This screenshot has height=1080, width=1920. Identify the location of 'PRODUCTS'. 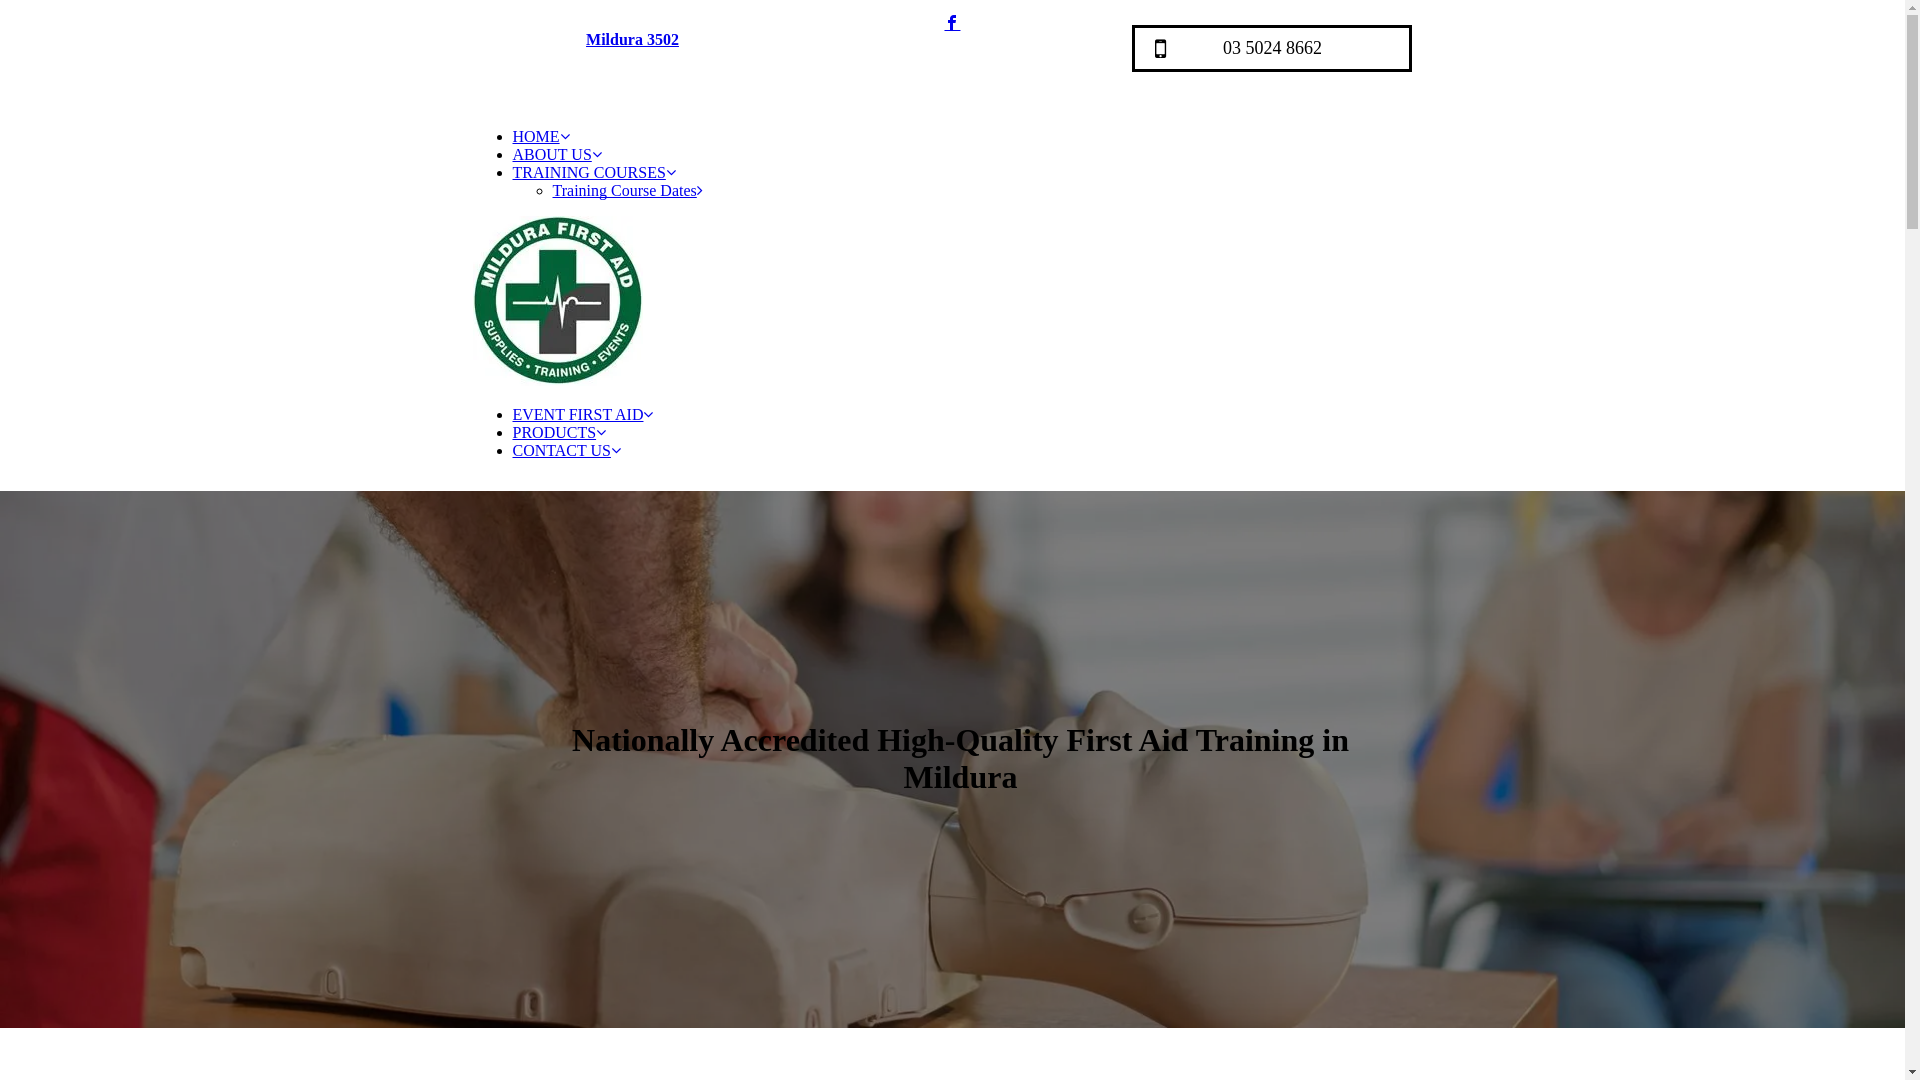
(558, 431).